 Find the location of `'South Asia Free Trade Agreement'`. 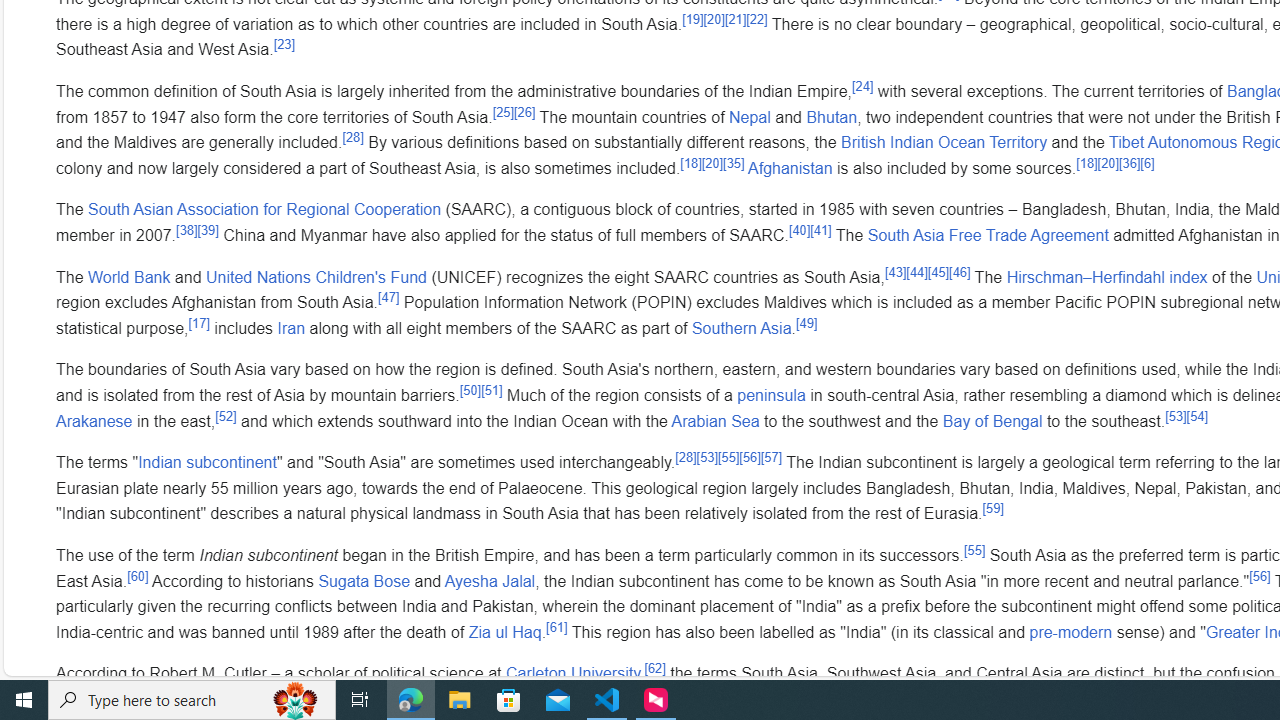

'South Asia Free Trade Agreement' is located at coordinates (987, 234).